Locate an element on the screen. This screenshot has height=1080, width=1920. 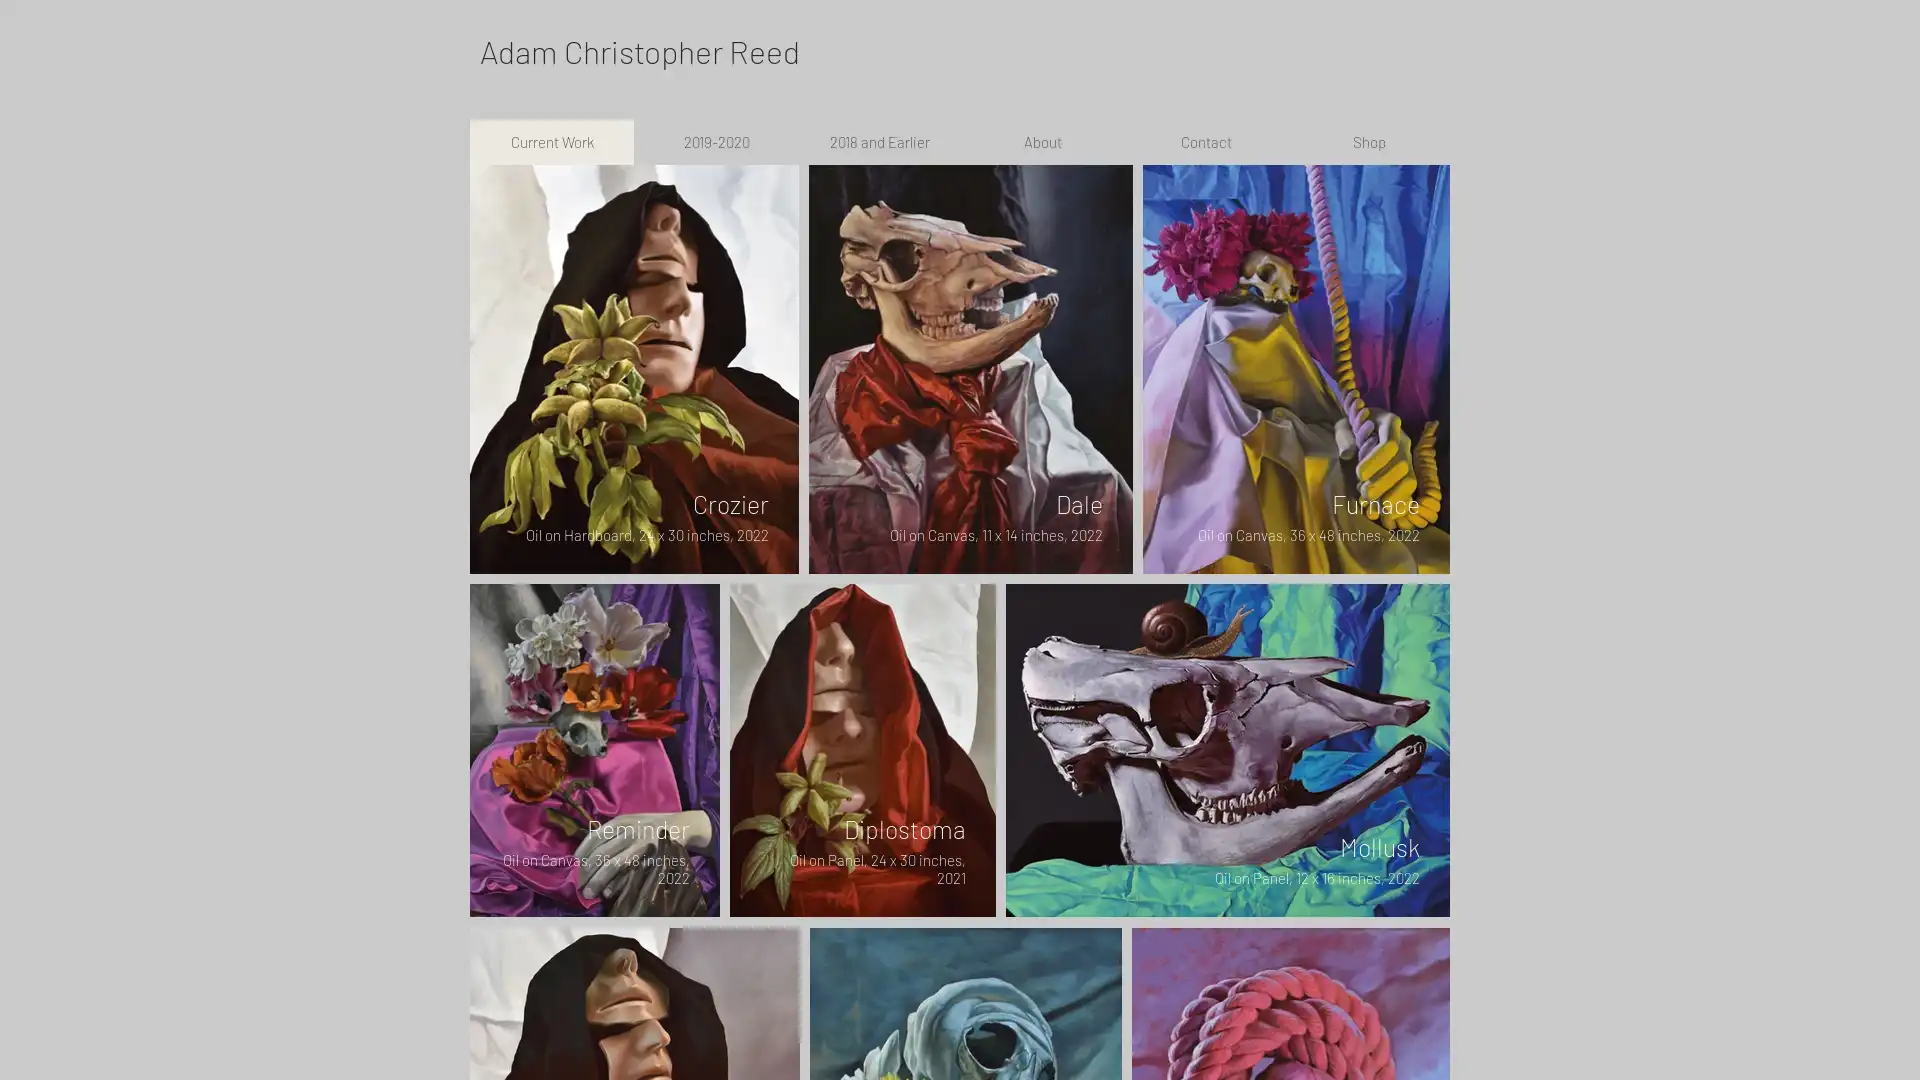
202201001---Reminder.jpg is located at coordinates (594, 750).